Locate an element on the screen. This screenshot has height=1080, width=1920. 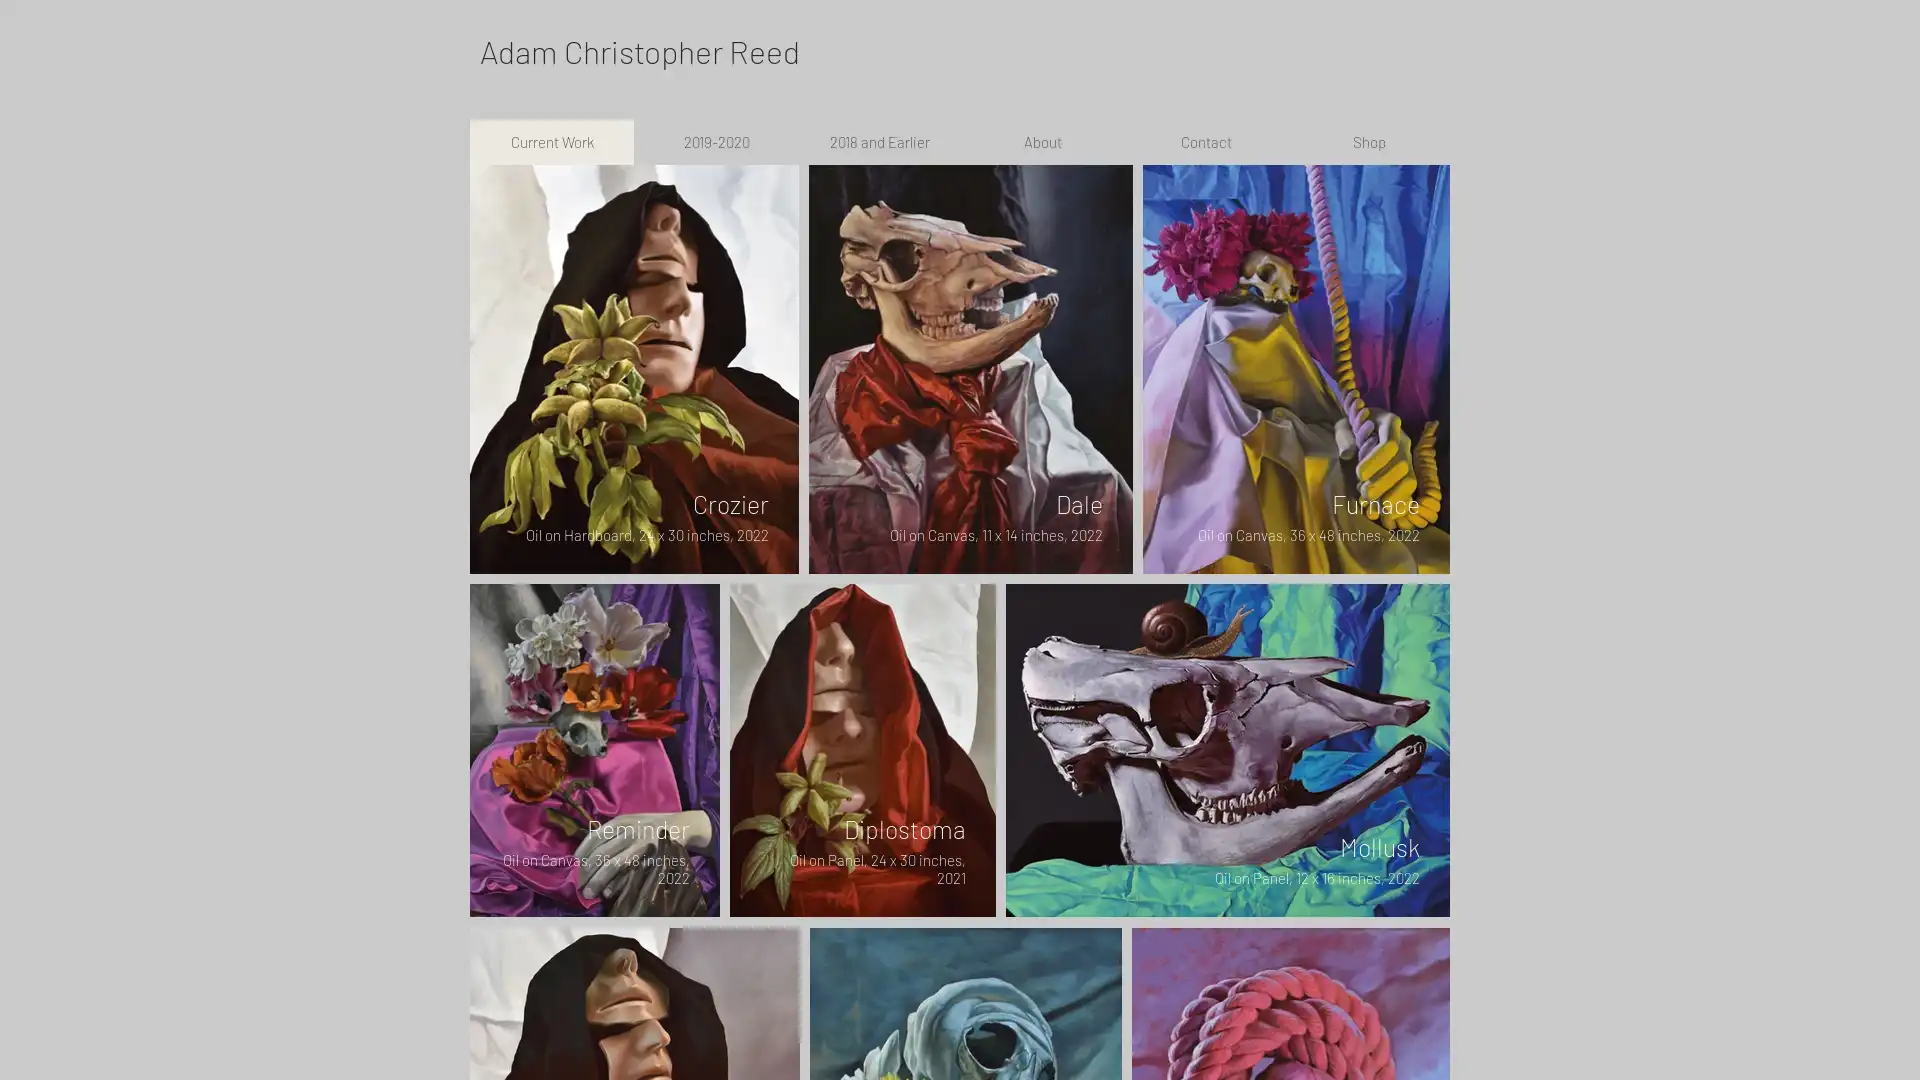
202201001---Reminder.jpg is located at coordinates (594, 750).